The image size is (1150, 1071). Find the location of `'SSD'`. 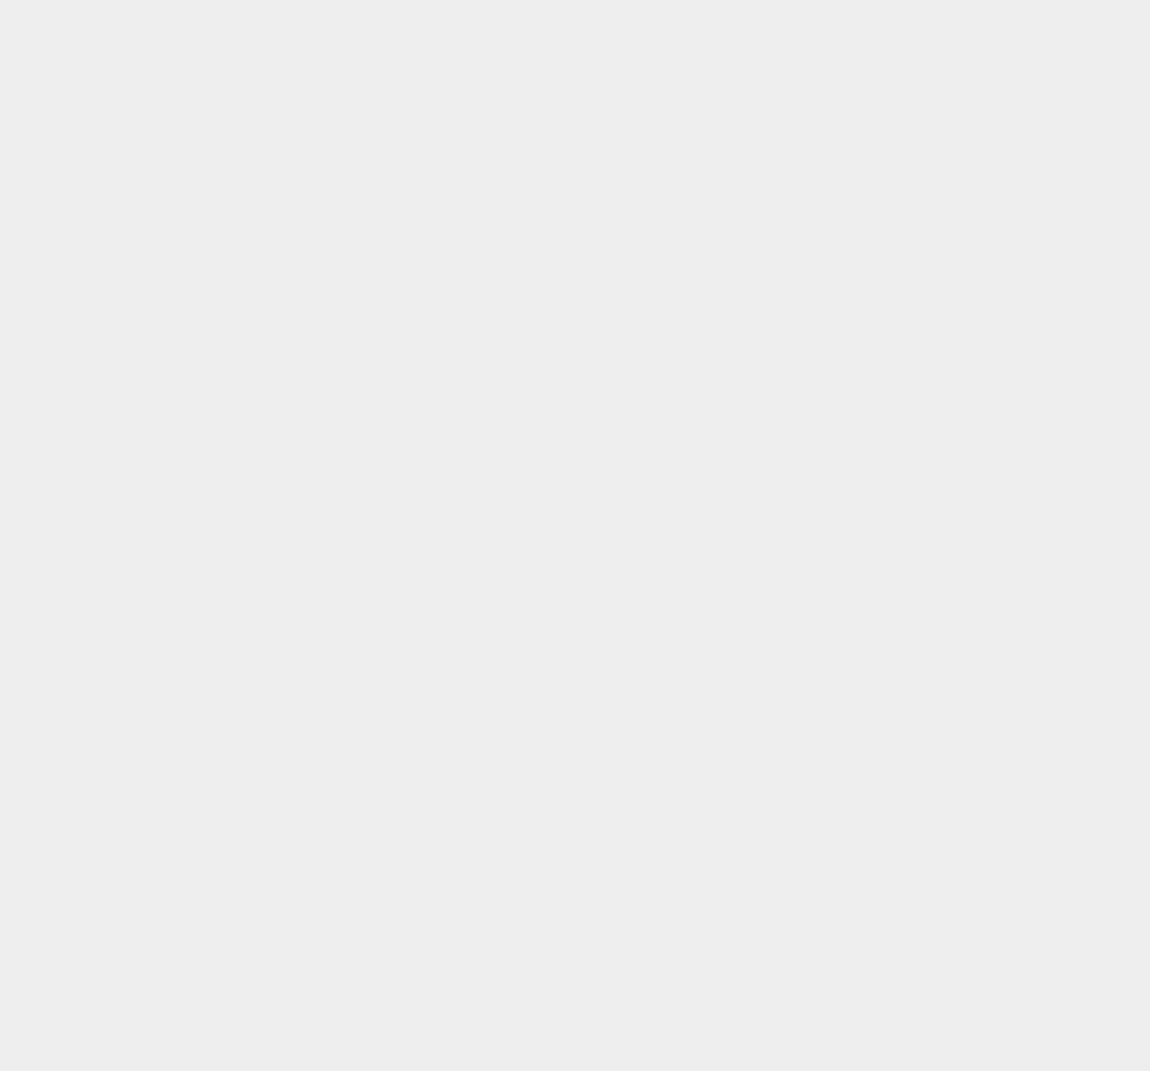

'SSD' is located at coordinates (824, 449).